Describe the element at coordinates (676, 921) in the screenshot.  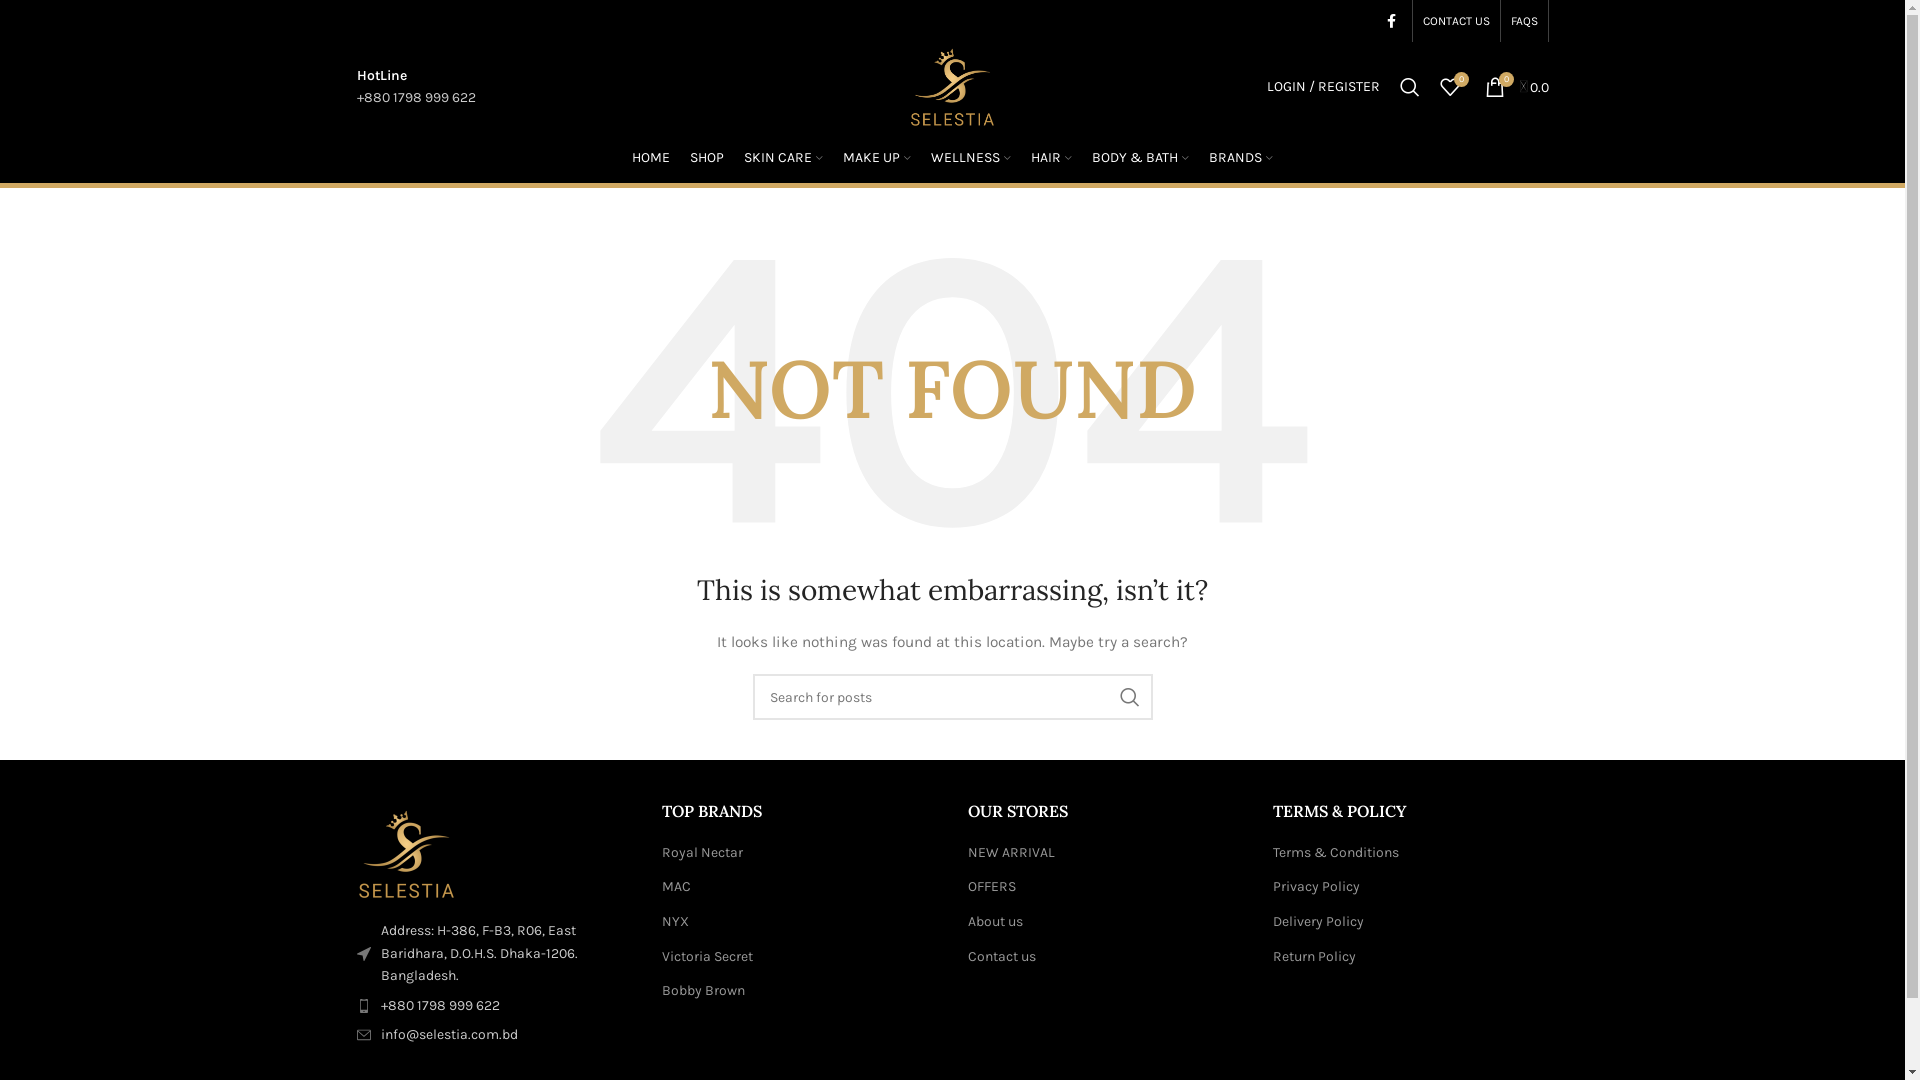
I see `'NYX'` at that location.